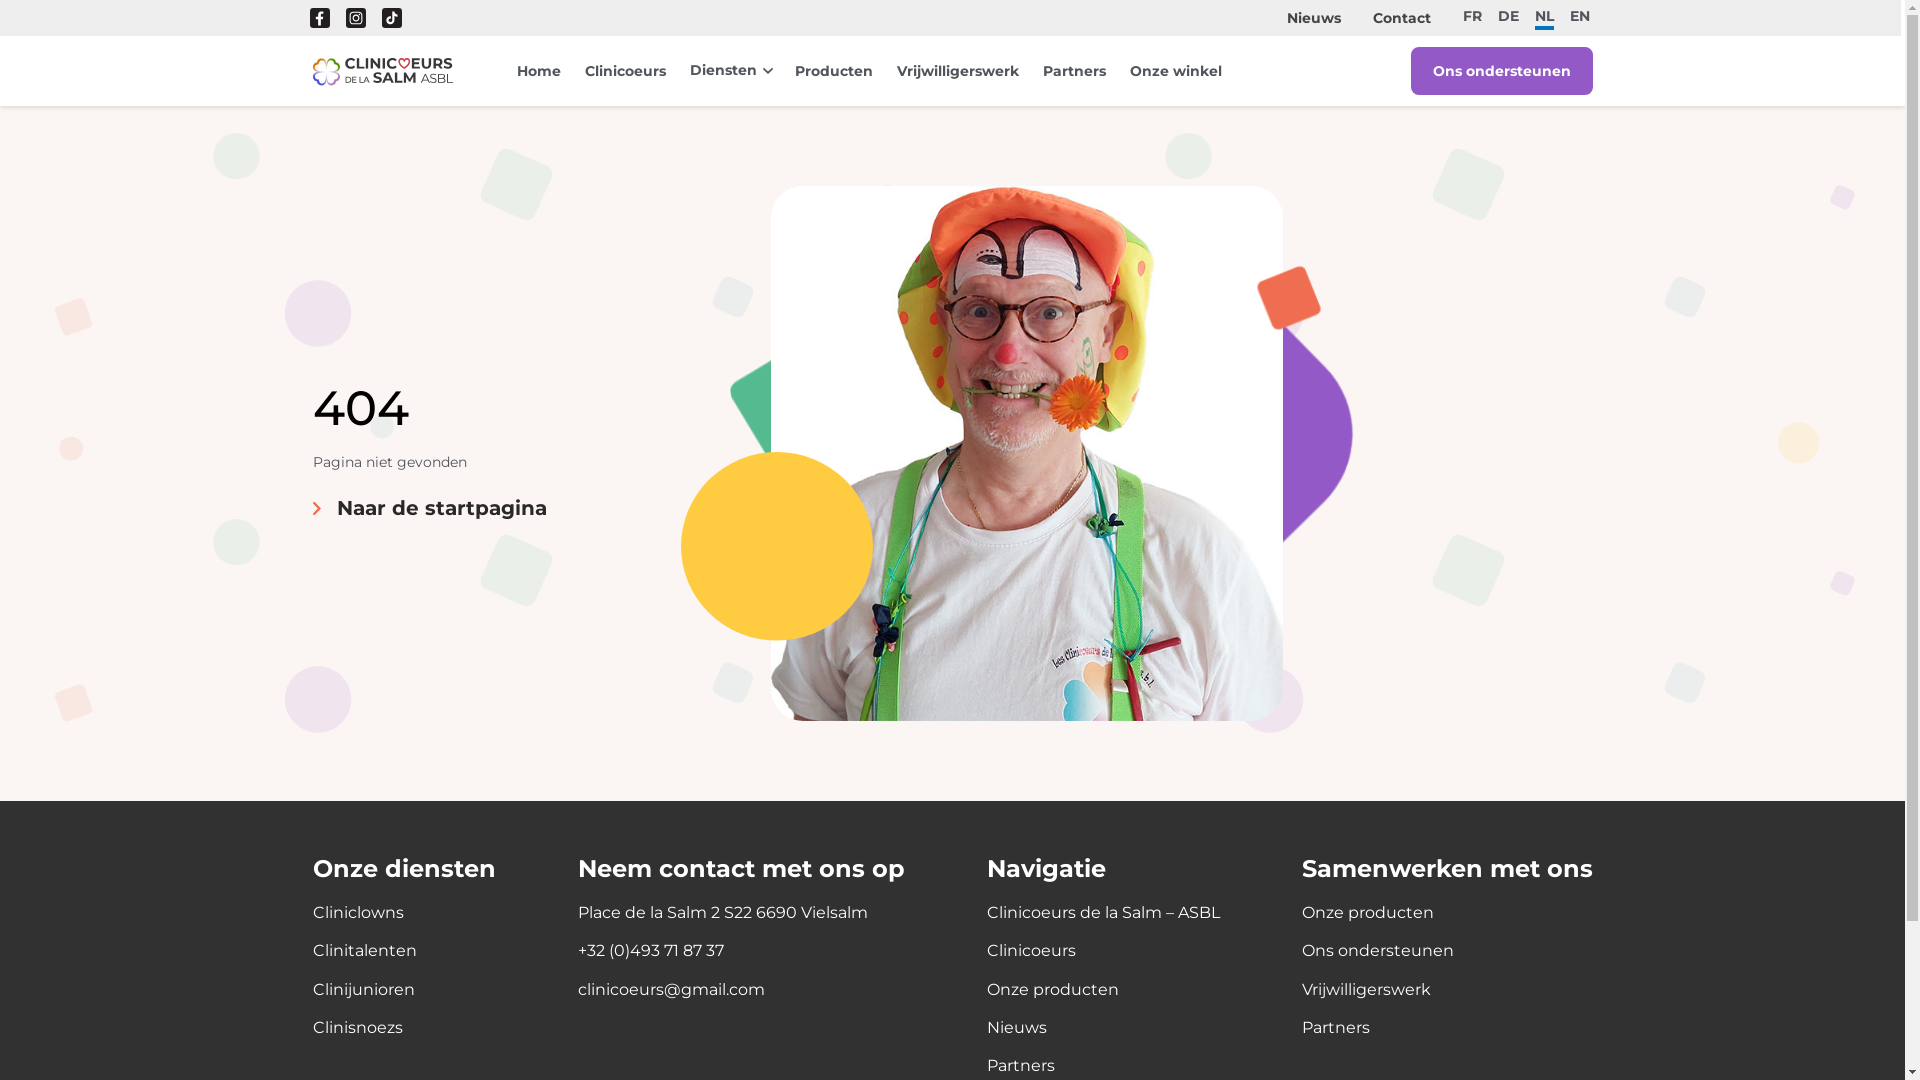 The height and width of the screenshot is (1080, 1920). Describe the element at coordinates (427, 507) in the screenshot. I see `'Naar de startpagina'` at that location.